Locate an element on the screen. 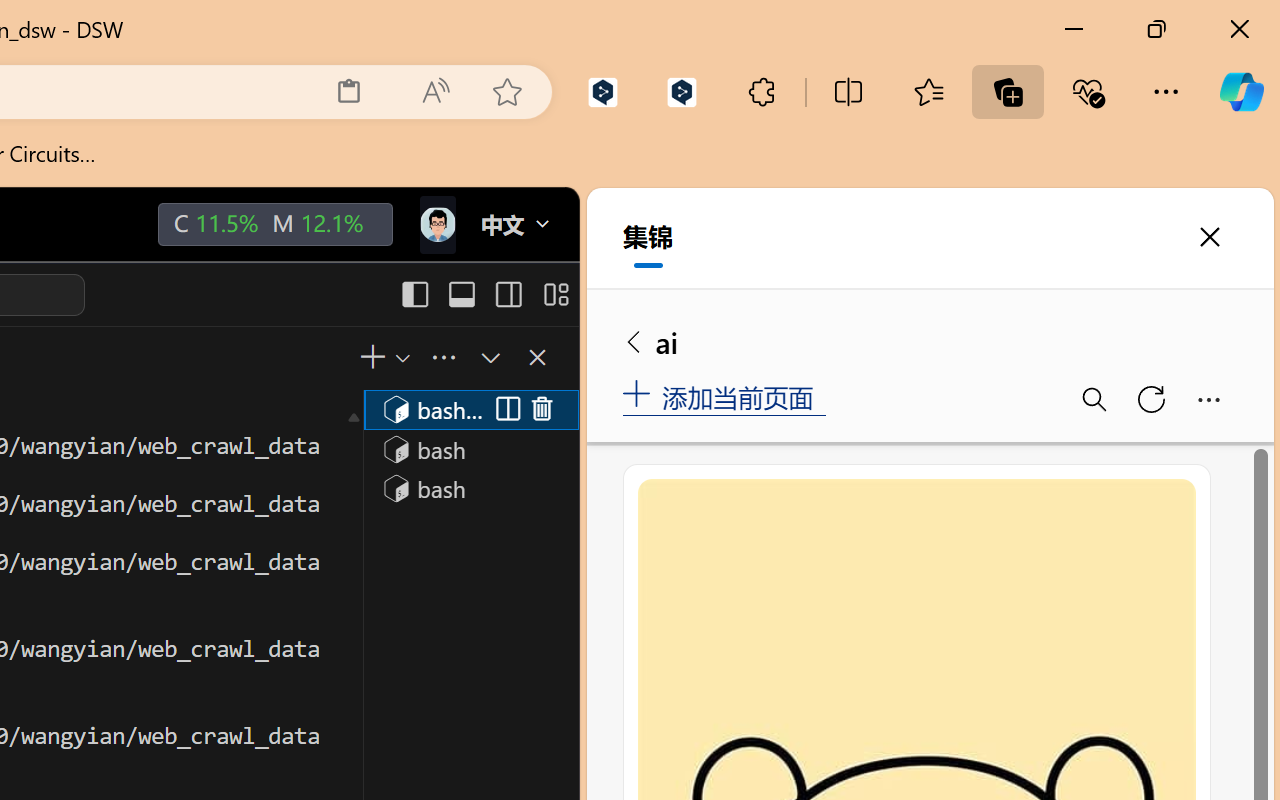  'Close Panel' is located at coordinates (536, 357).